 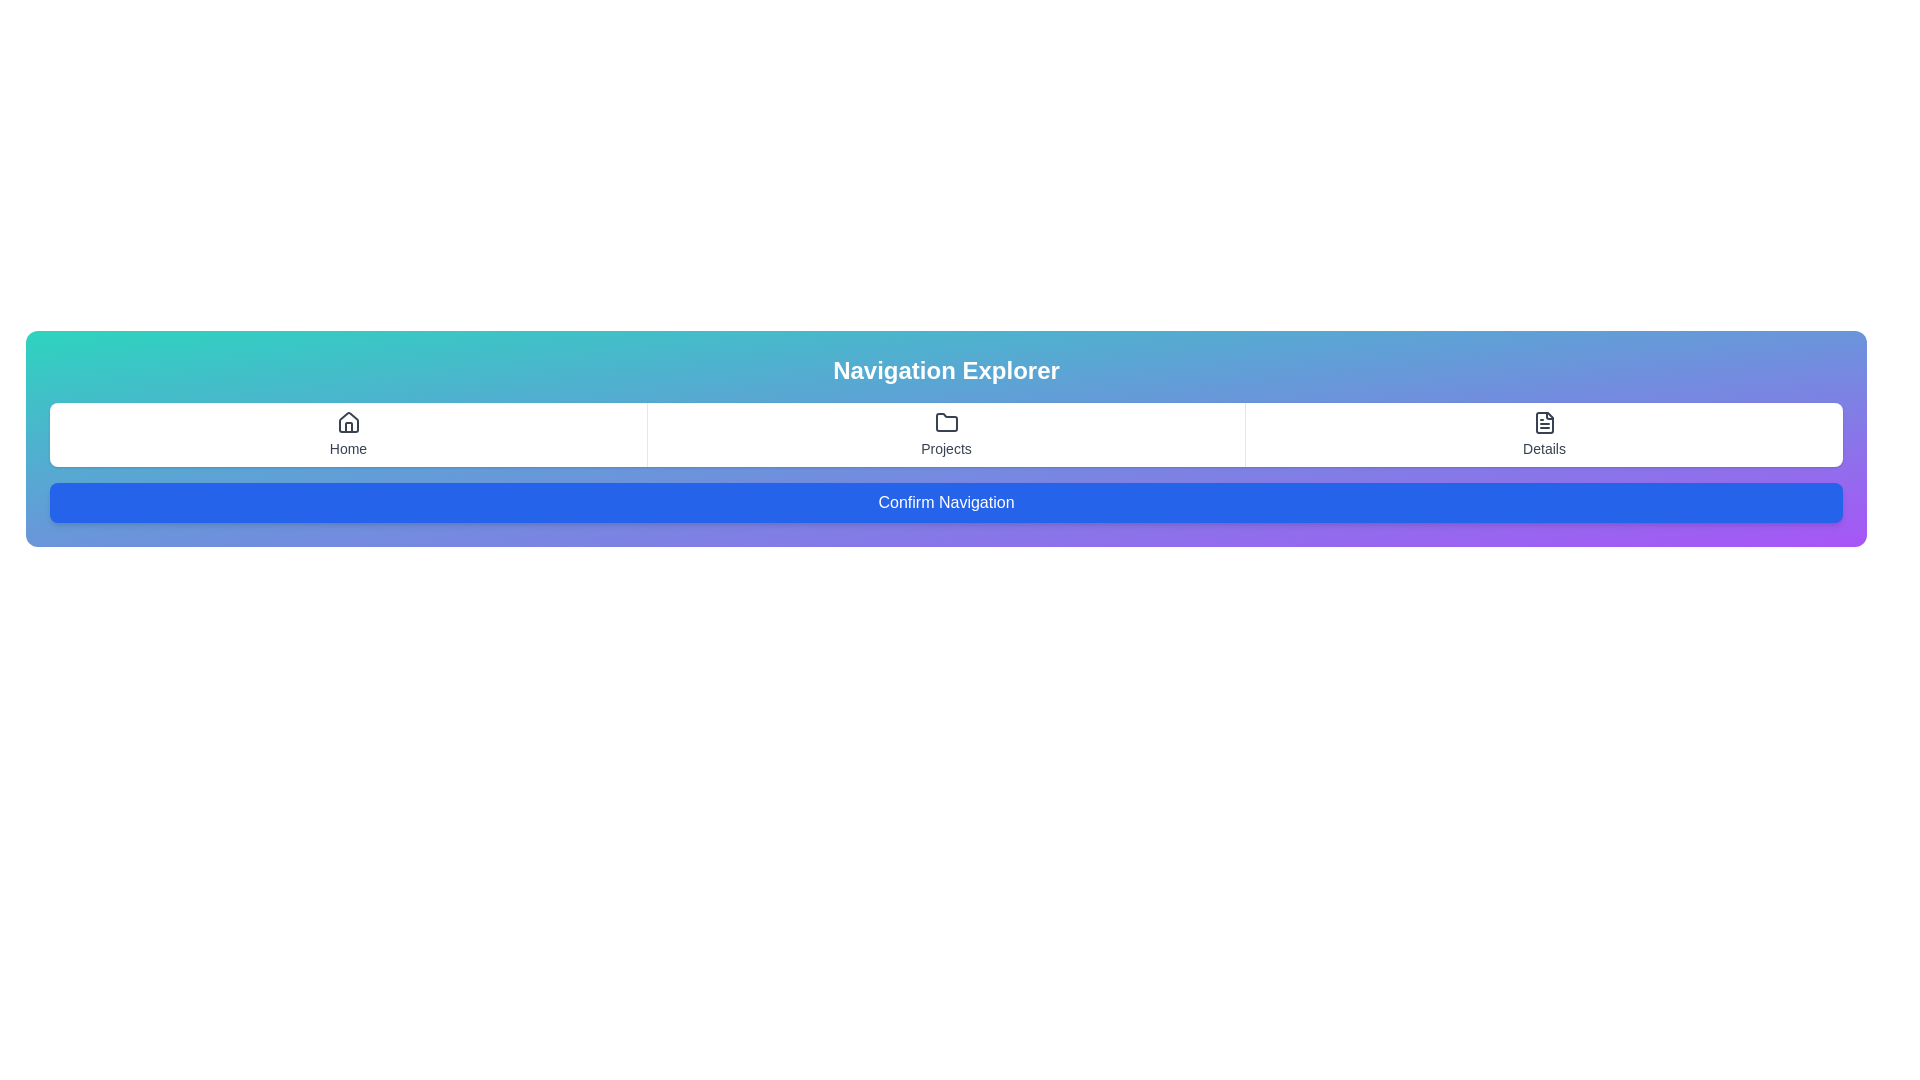 I want to click on the 'Details' text element, which is styled in gray and located under a document icon in the navigation interface, so click(x=1543, y=447).